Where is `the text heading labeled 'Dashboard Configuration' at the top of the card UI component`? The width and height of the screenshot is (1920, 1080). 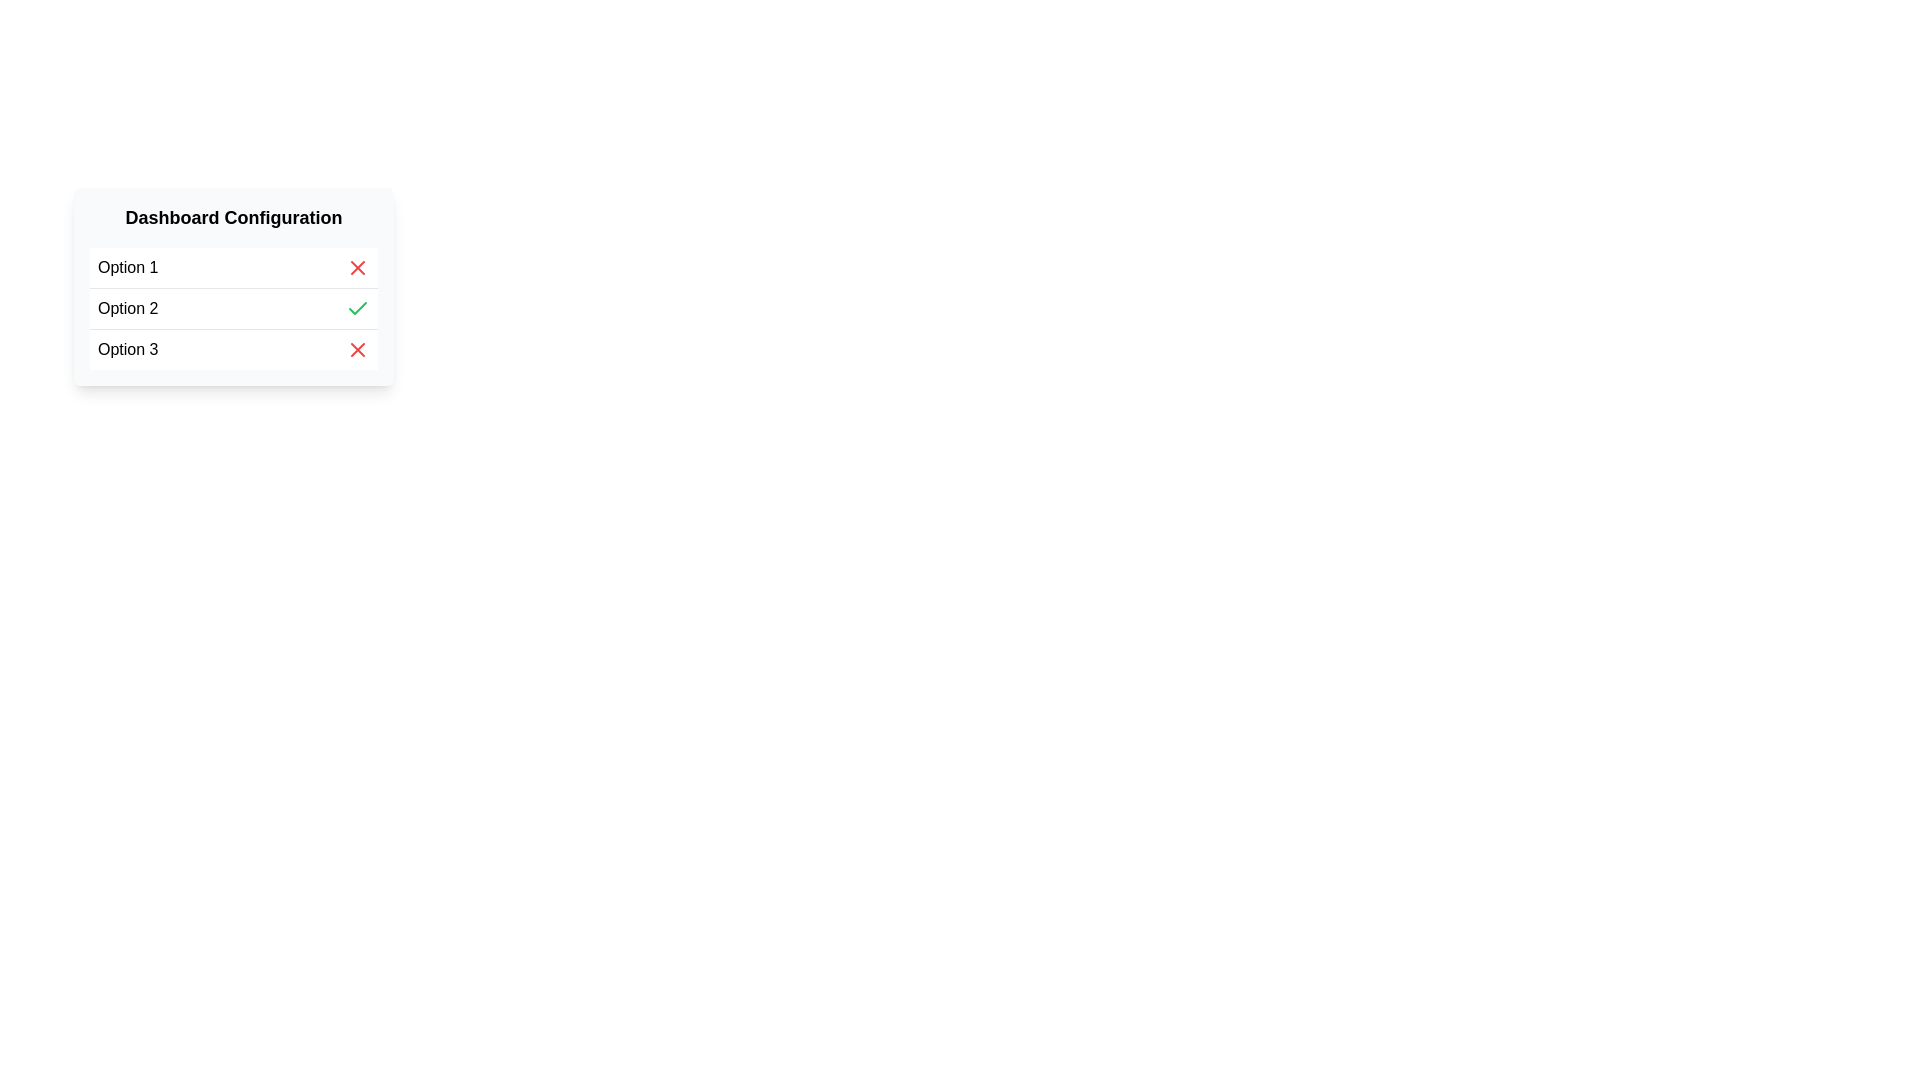 the text heading labeled 'Dashboard Configuration' at the top of the card UI component is located at coordinates (234, 218).